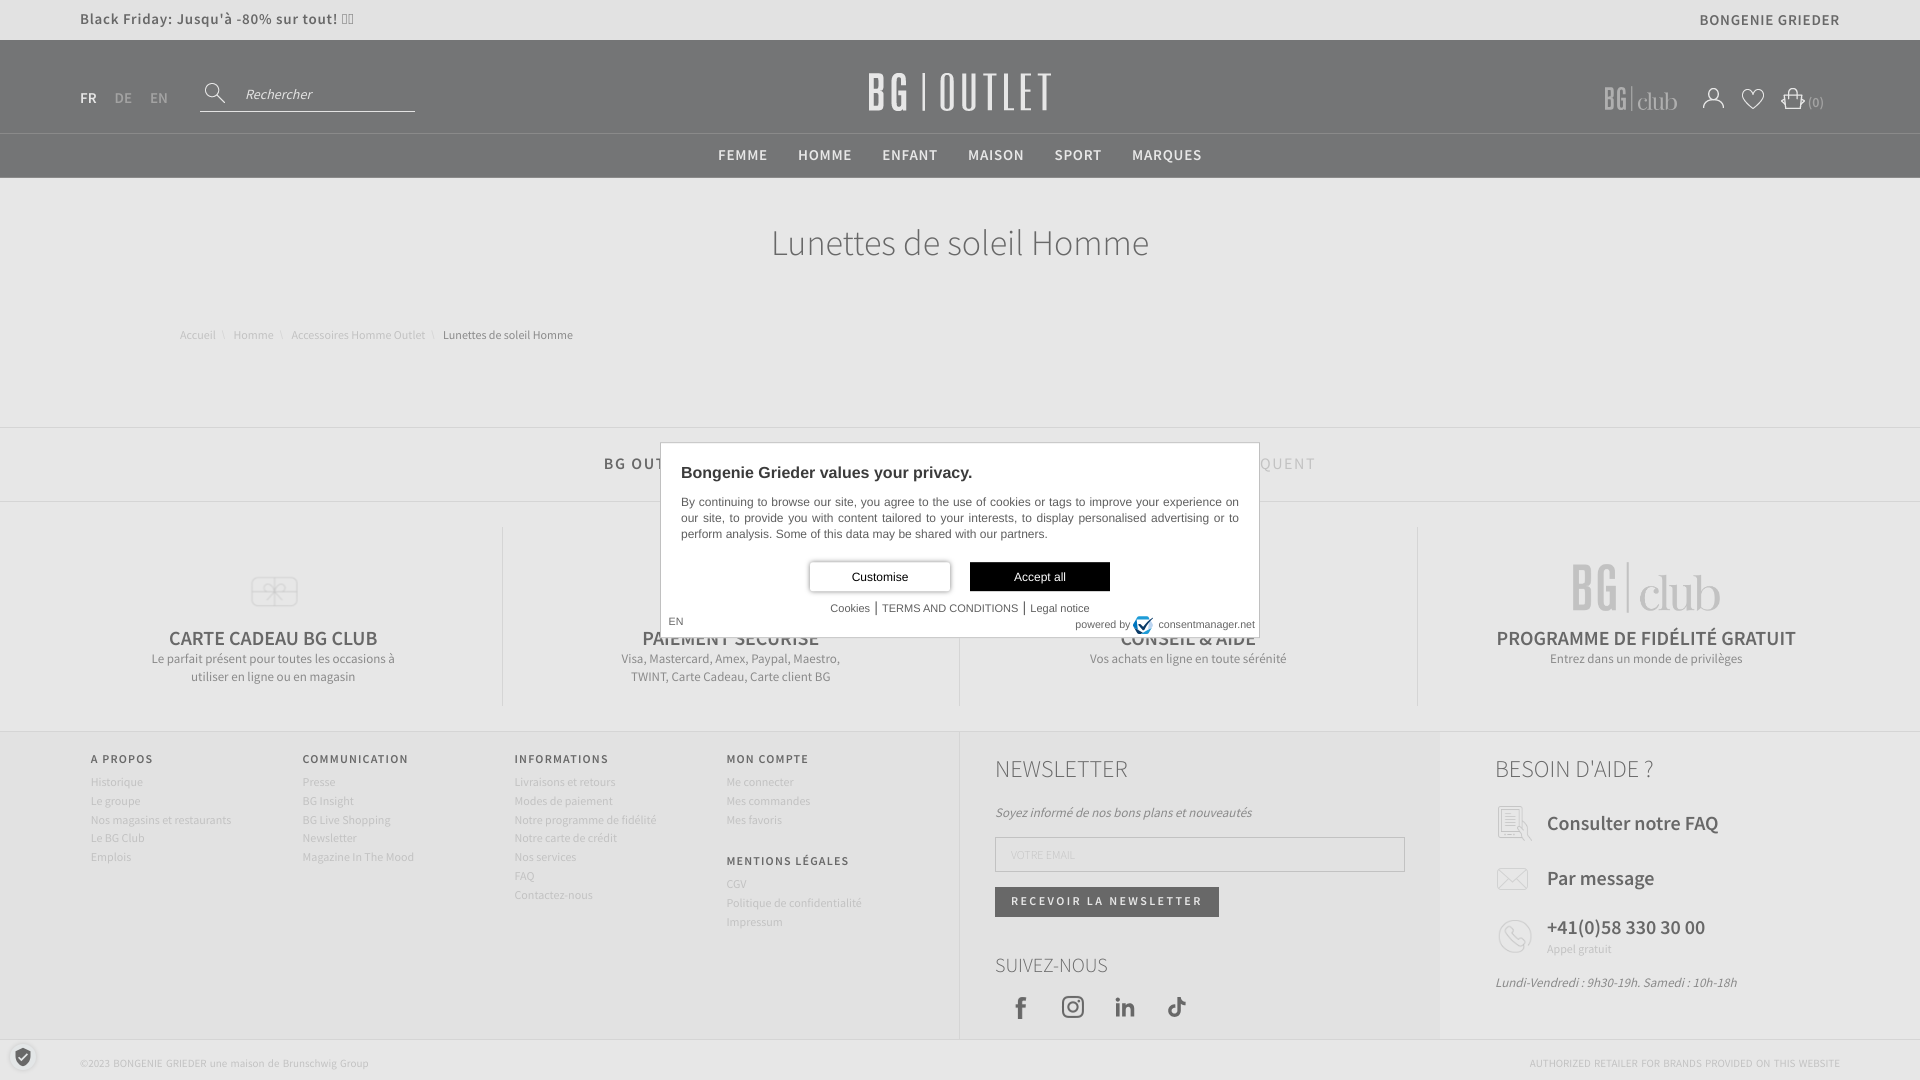 The image size is (1920, 1080). I want to click on 'Nos magasins et restaurants', so click(161, 820).